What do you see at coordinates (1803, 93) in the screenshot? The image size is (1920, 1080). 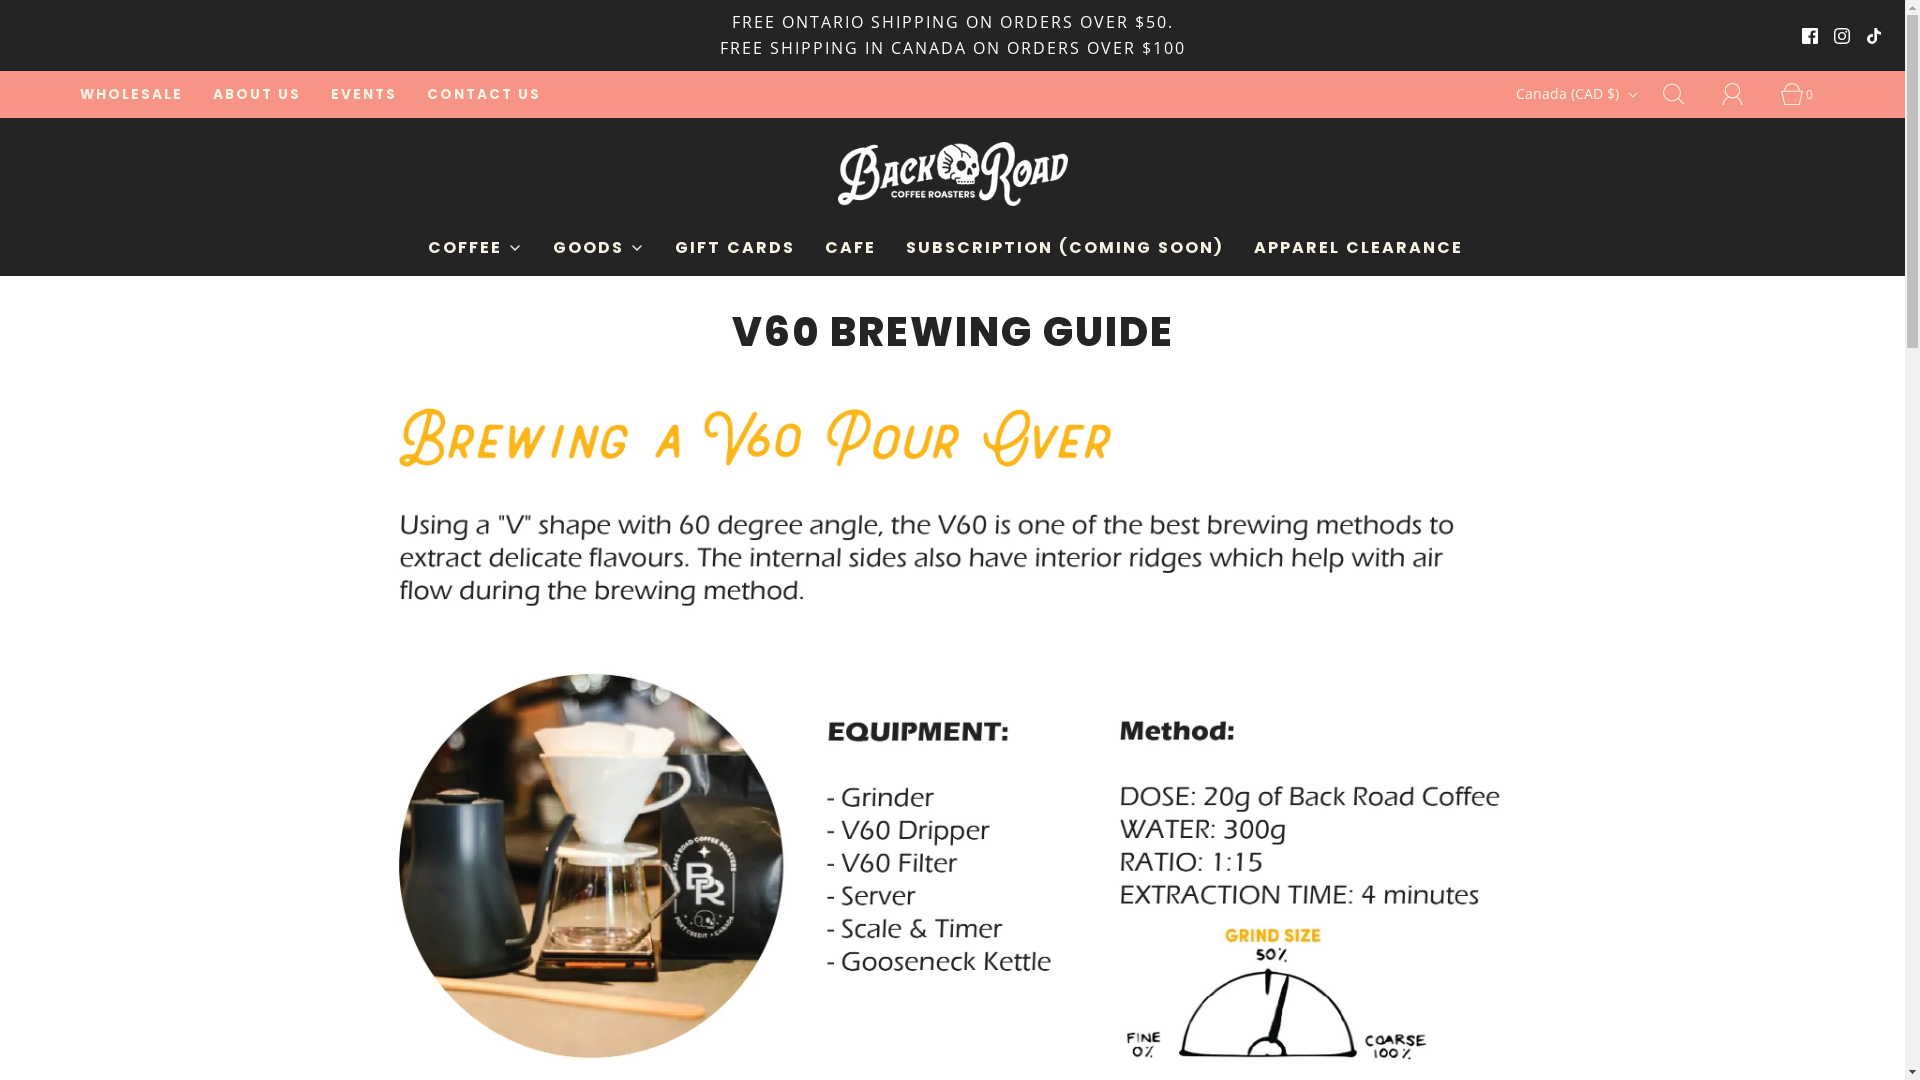 I see `'0'` at bounding box center [1803, 93].